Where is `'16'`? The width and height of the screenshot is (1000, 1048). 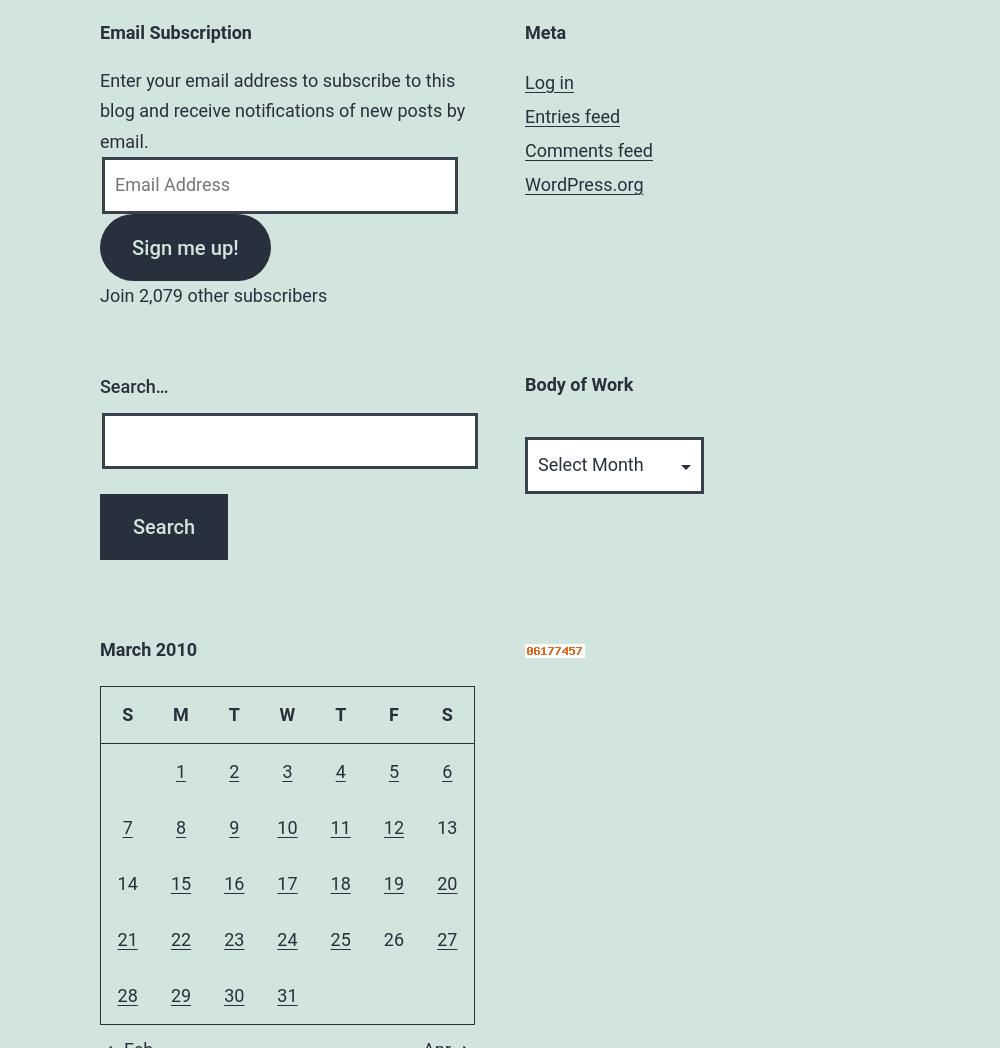 '16' is located at coordinates (233, 881).